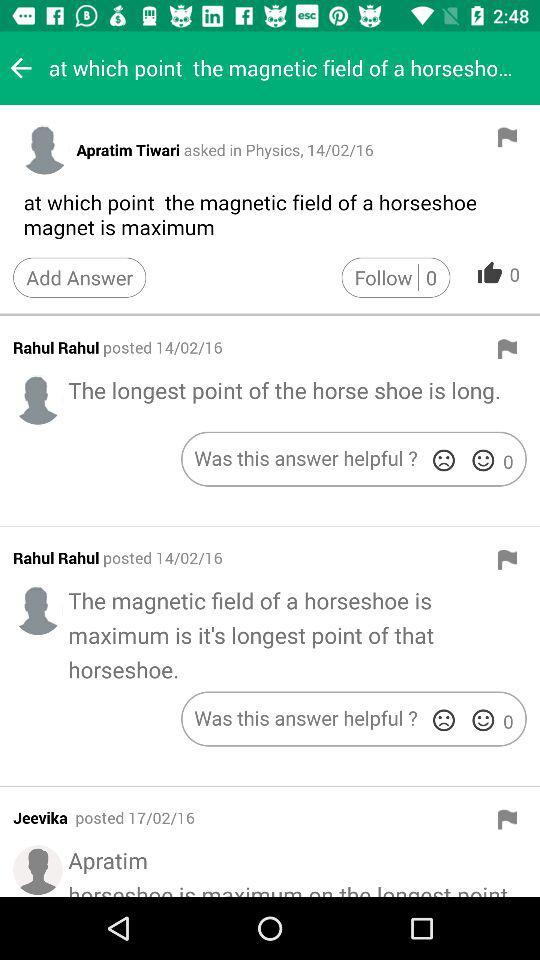 The height and width of the screenshot is (960, 540). Describe the element at coordinates (20, 68) in the screenshot. I see `return to previous` at that location.